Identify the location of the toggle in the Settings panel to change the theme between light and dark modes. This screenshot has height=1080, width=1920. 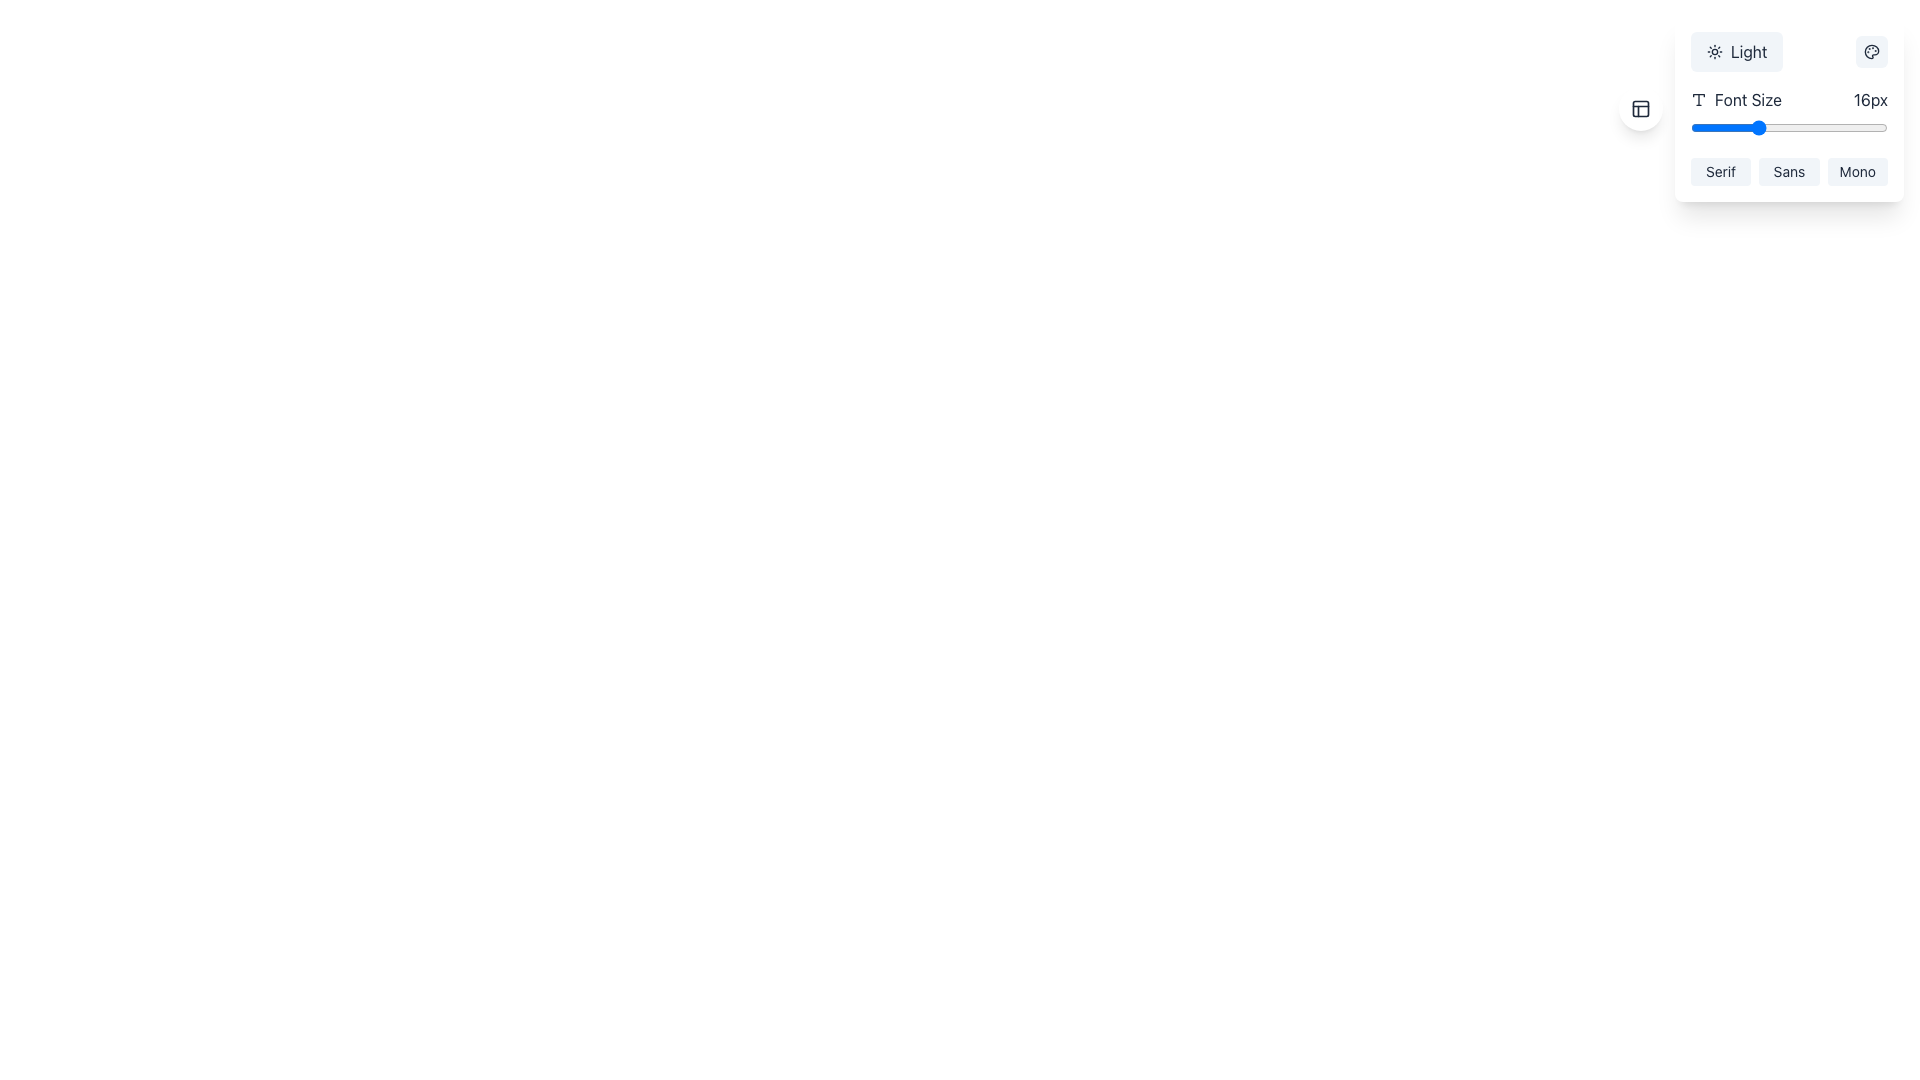
(1789, 108).